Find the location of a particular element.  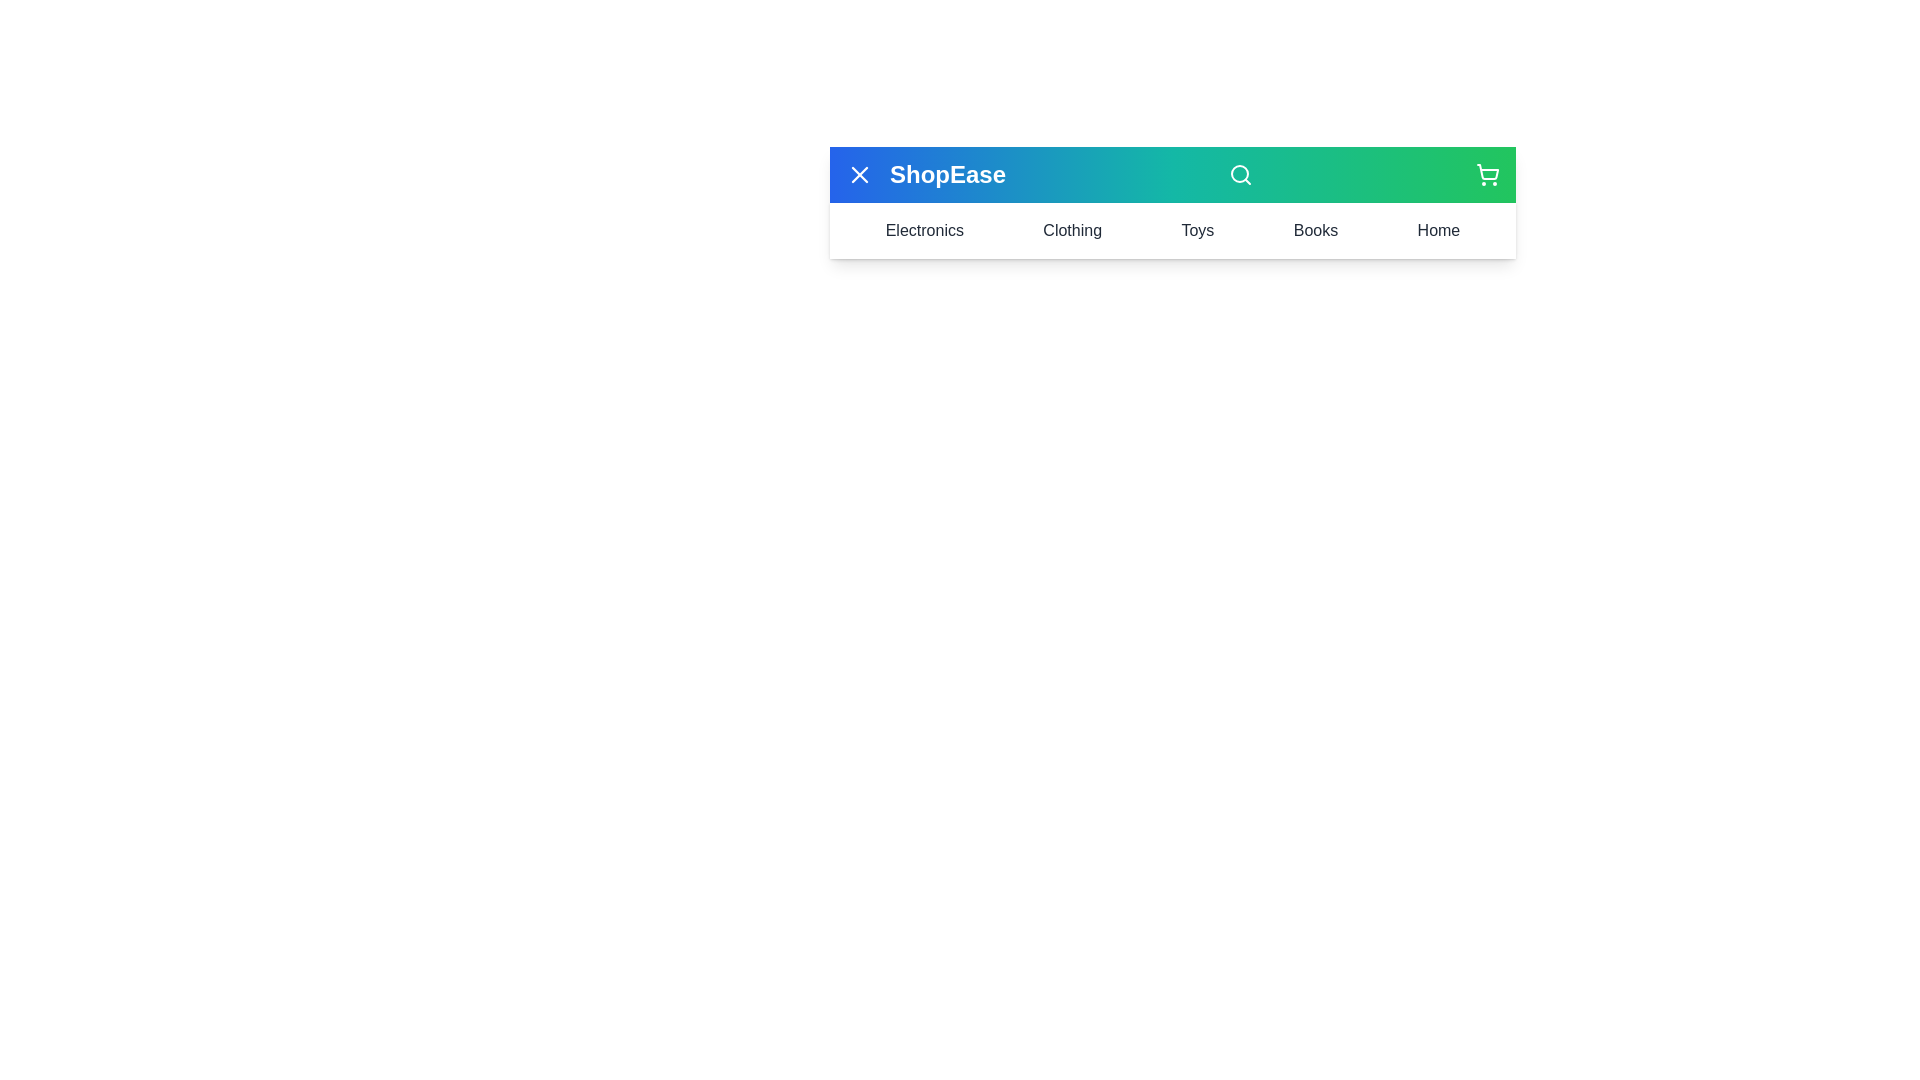

the Home menu item to view its content is located at coordinates (1438, 230).